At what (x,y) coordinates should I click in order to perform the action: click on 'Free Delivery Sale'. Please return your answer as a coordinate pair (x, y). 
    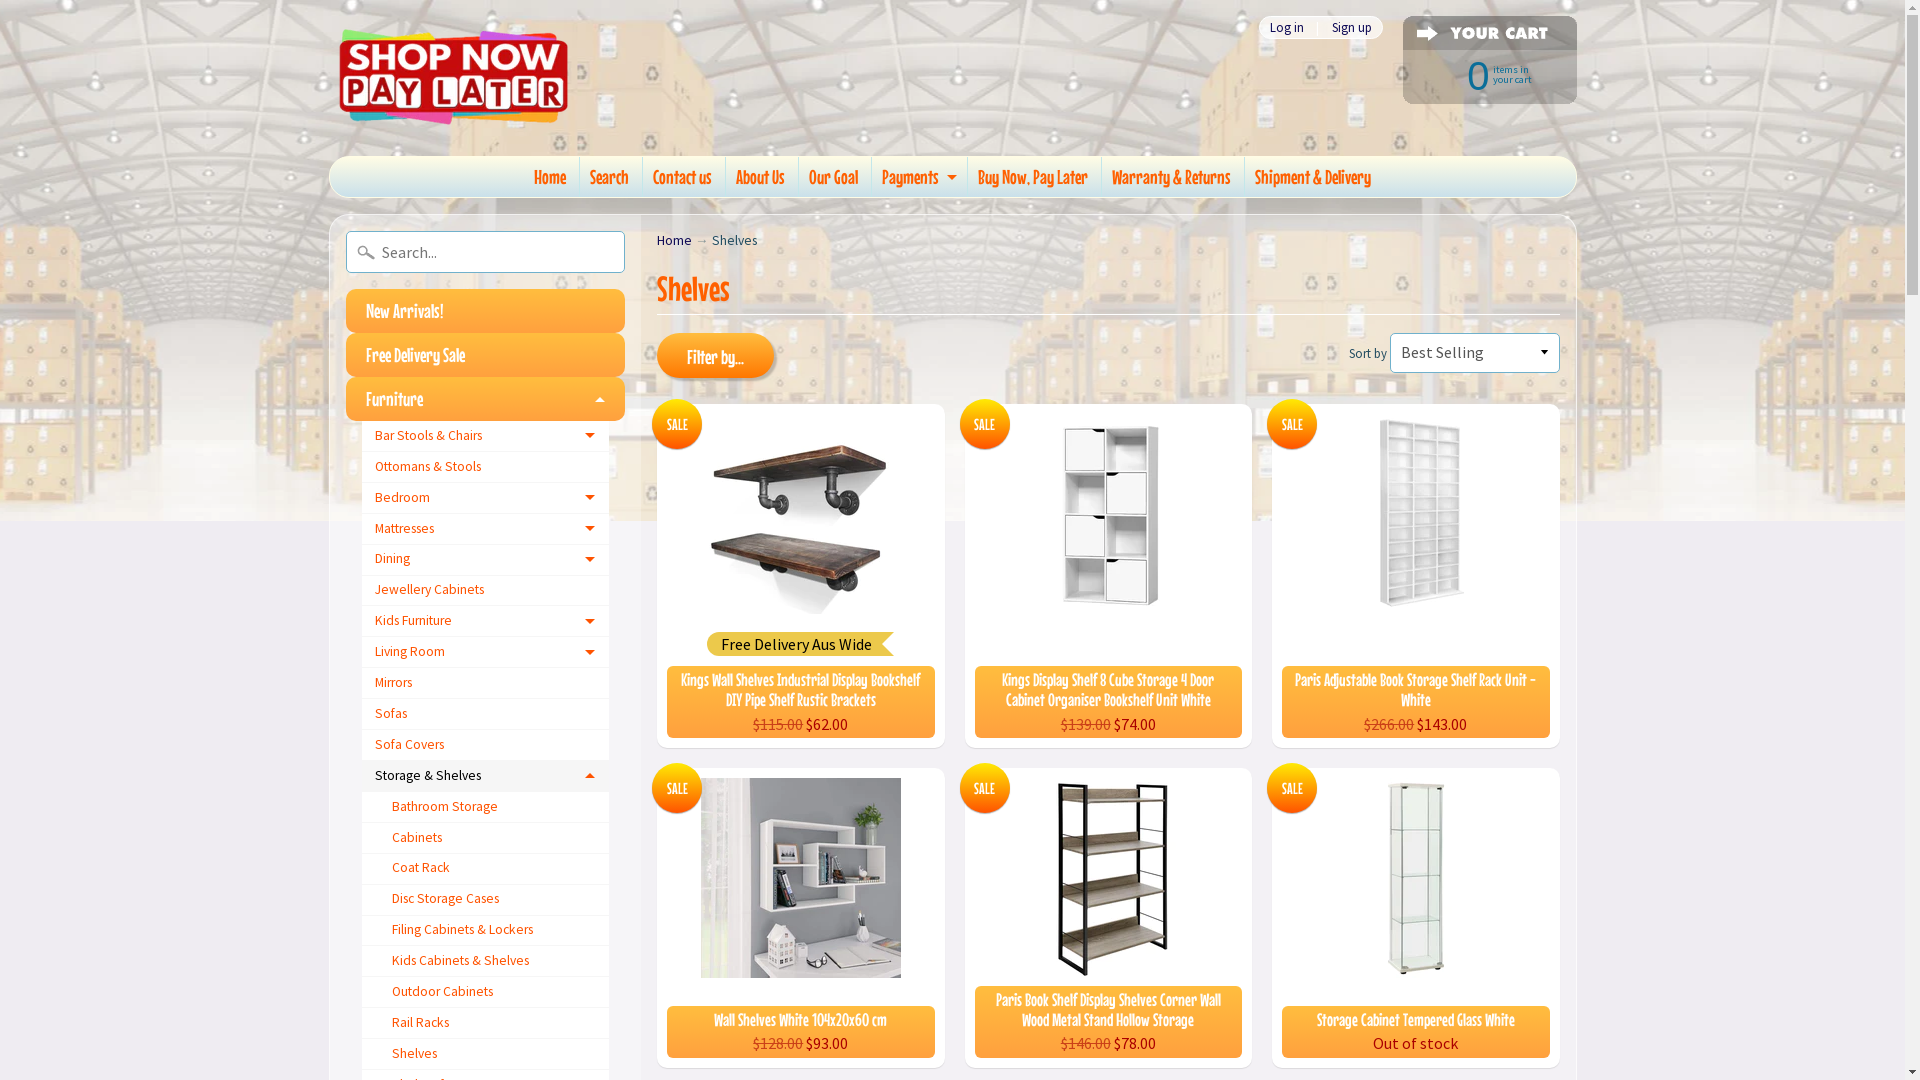
    Looking at the image, I should click on (485, 353).